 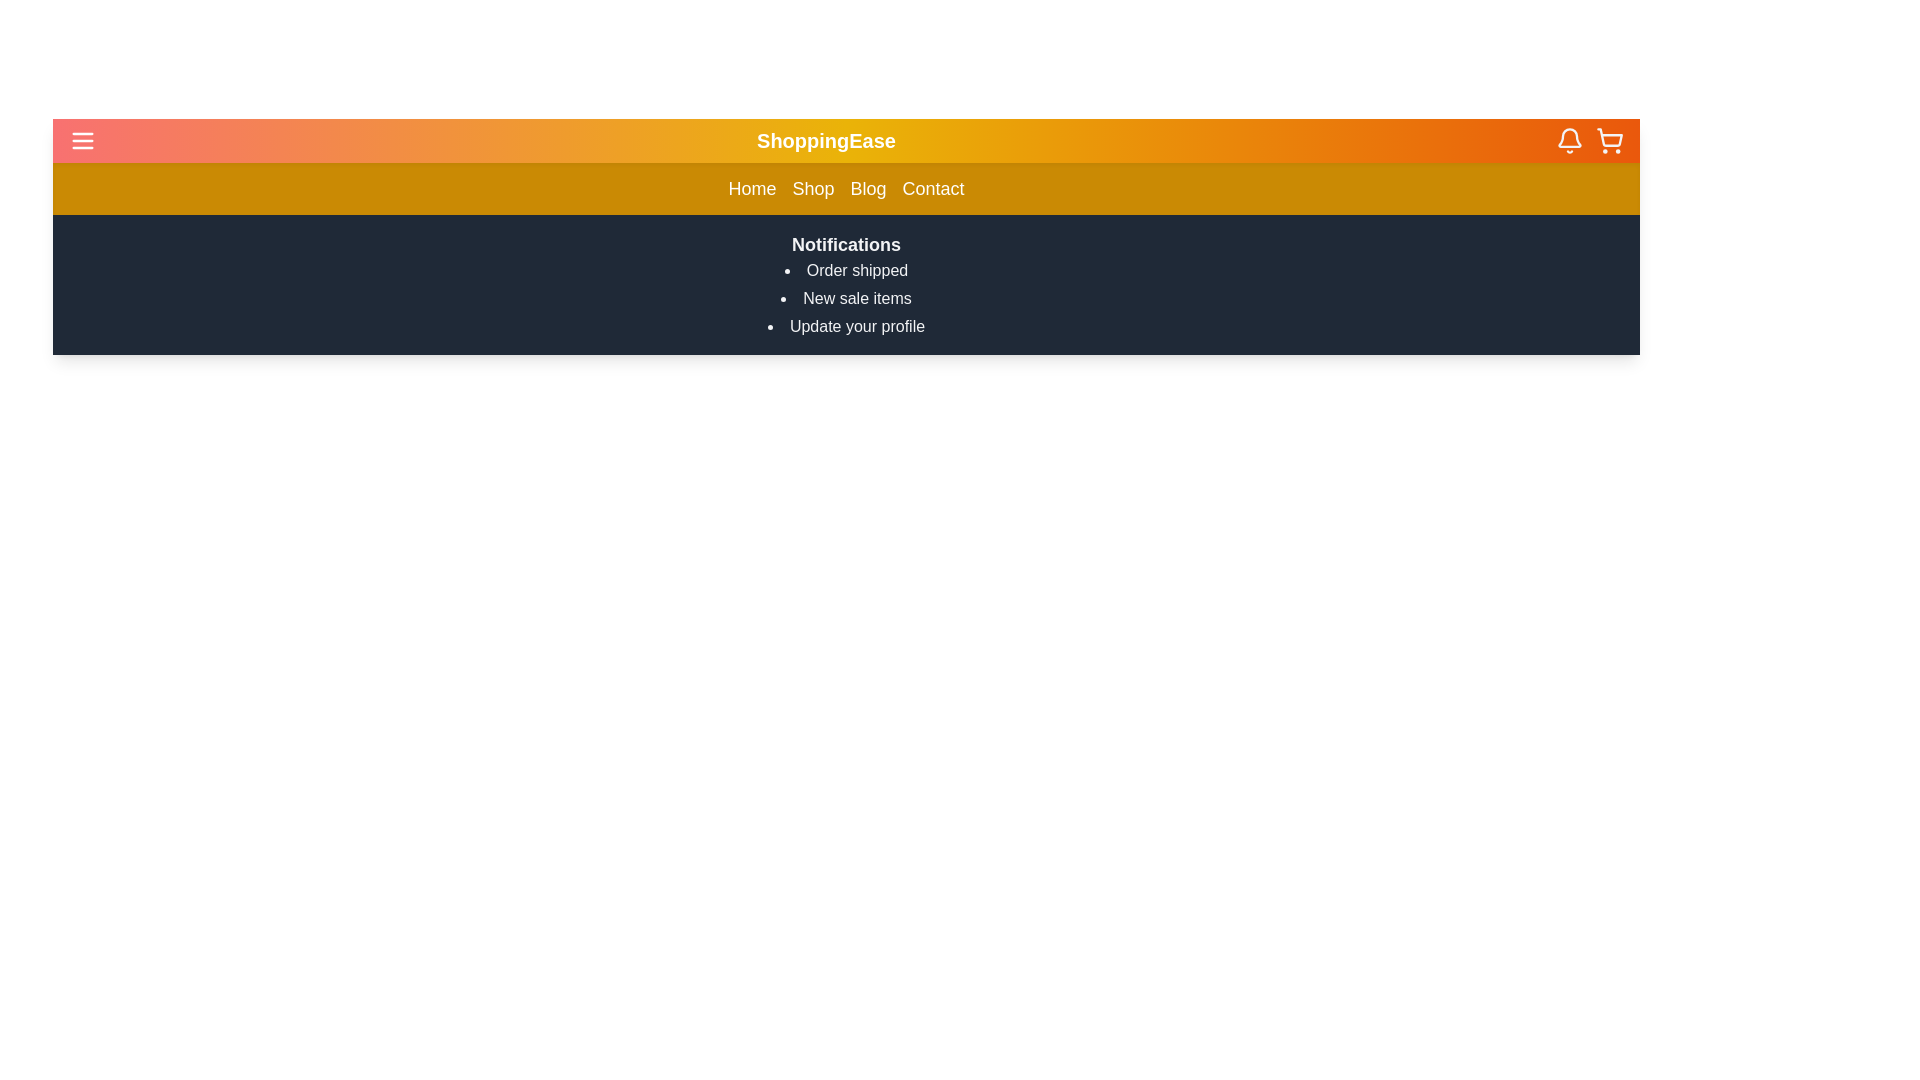 What do you see at coordinates (81, 140) in the screenshot?
I see `the hamburger menu button with a gradient pink background, located on the far left edge of the top navigation bar adjacent to 'ShoppingEase' for keyboard interaction` at bounding box center [81, 140].